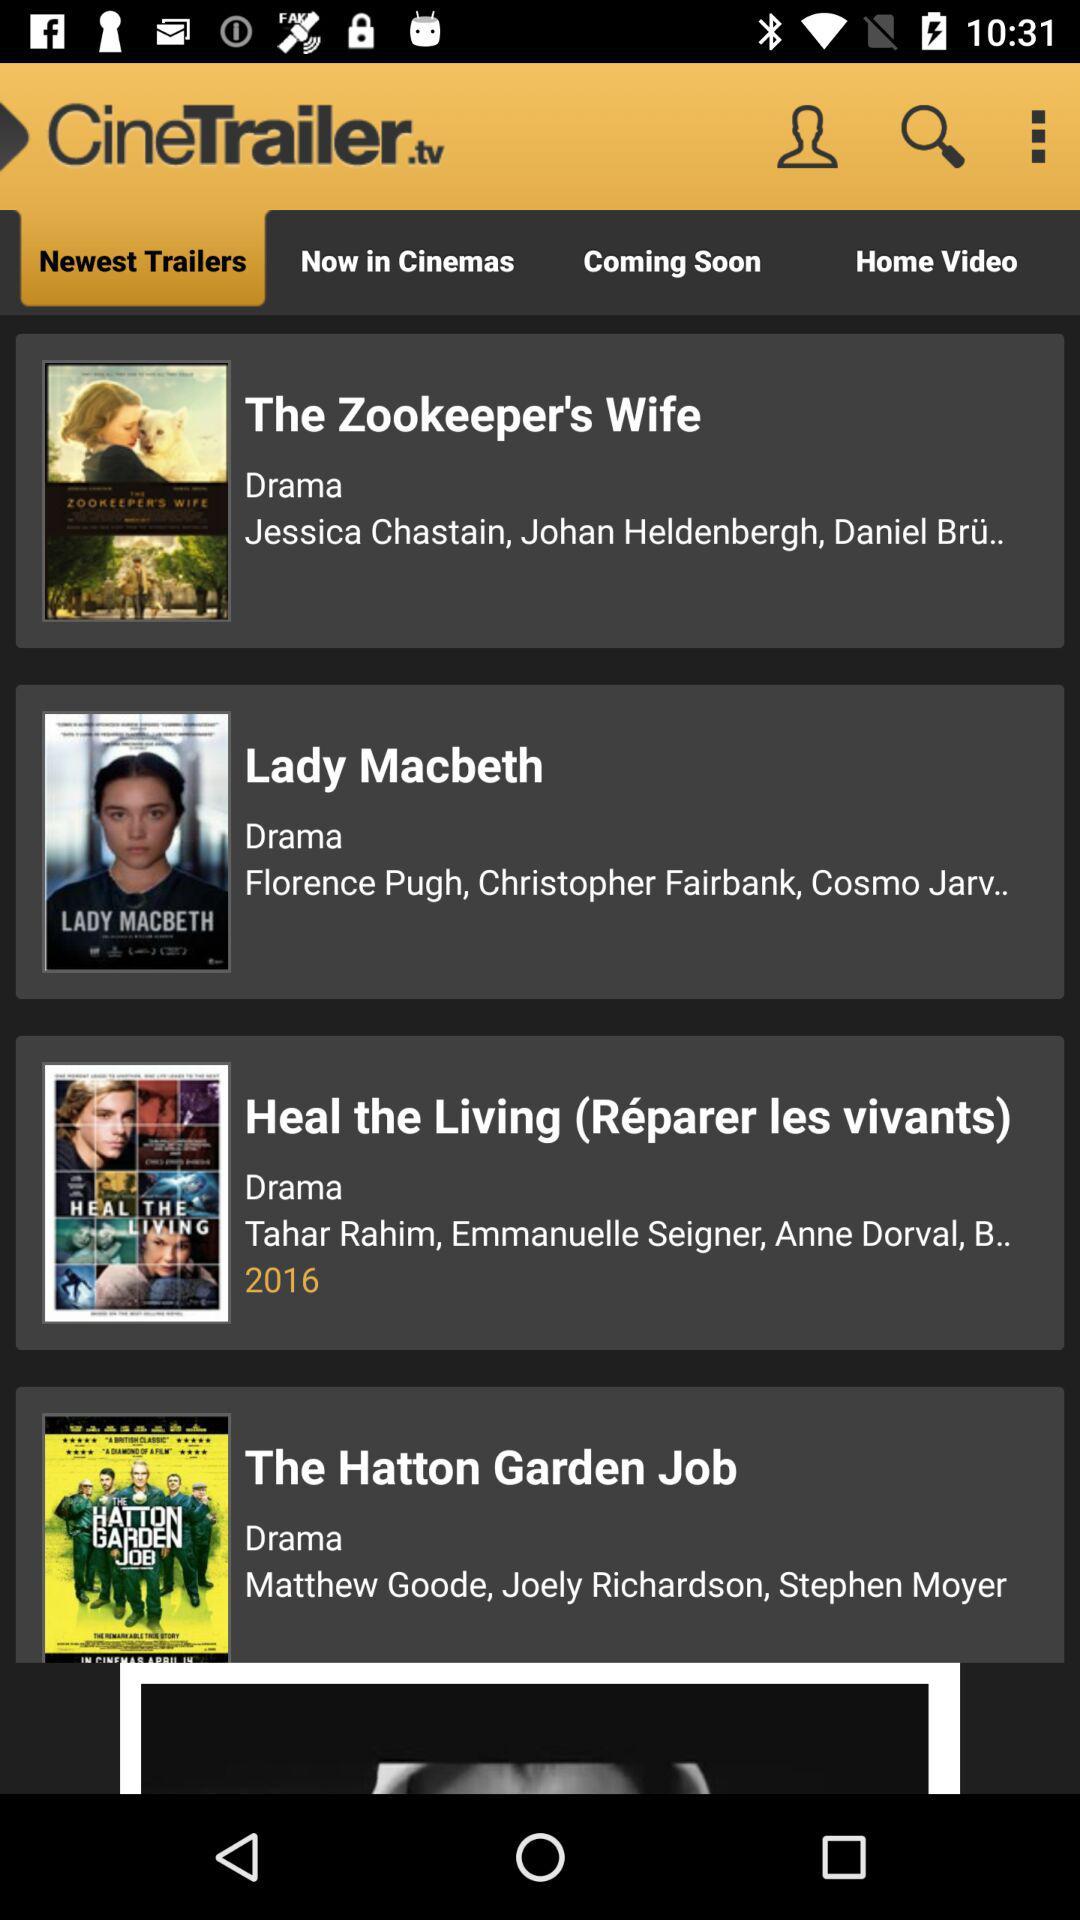 This screenshot has width=1080, height=1920. Describe the element at coordinates (1036, 135) in the screenshot. I see `more options` at that location.